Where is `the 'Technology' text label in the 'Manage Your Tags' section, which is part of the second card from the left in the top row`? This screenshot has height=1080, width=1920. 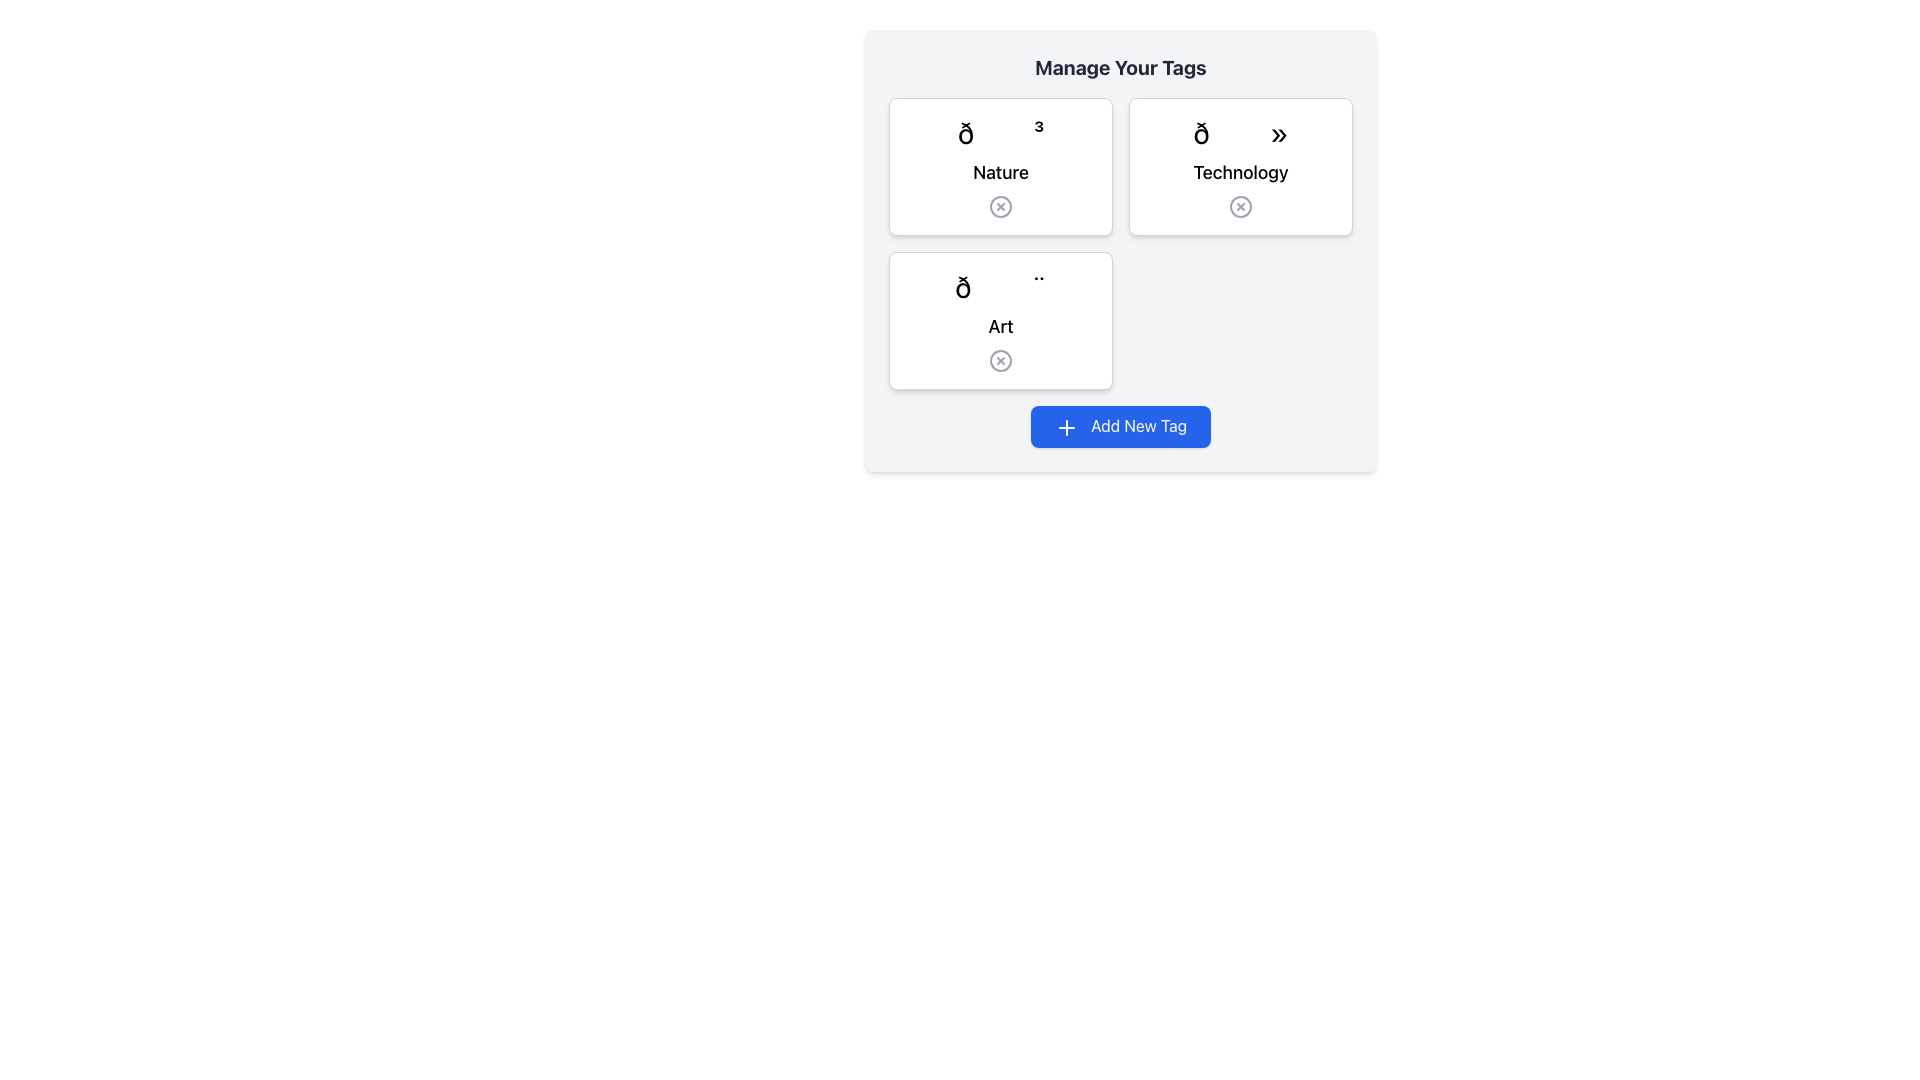
the 'Technology' text label in the 'Manage Your Tags' section, which is part of the second card from the left in the top row is located at coordinates (1240, 172).